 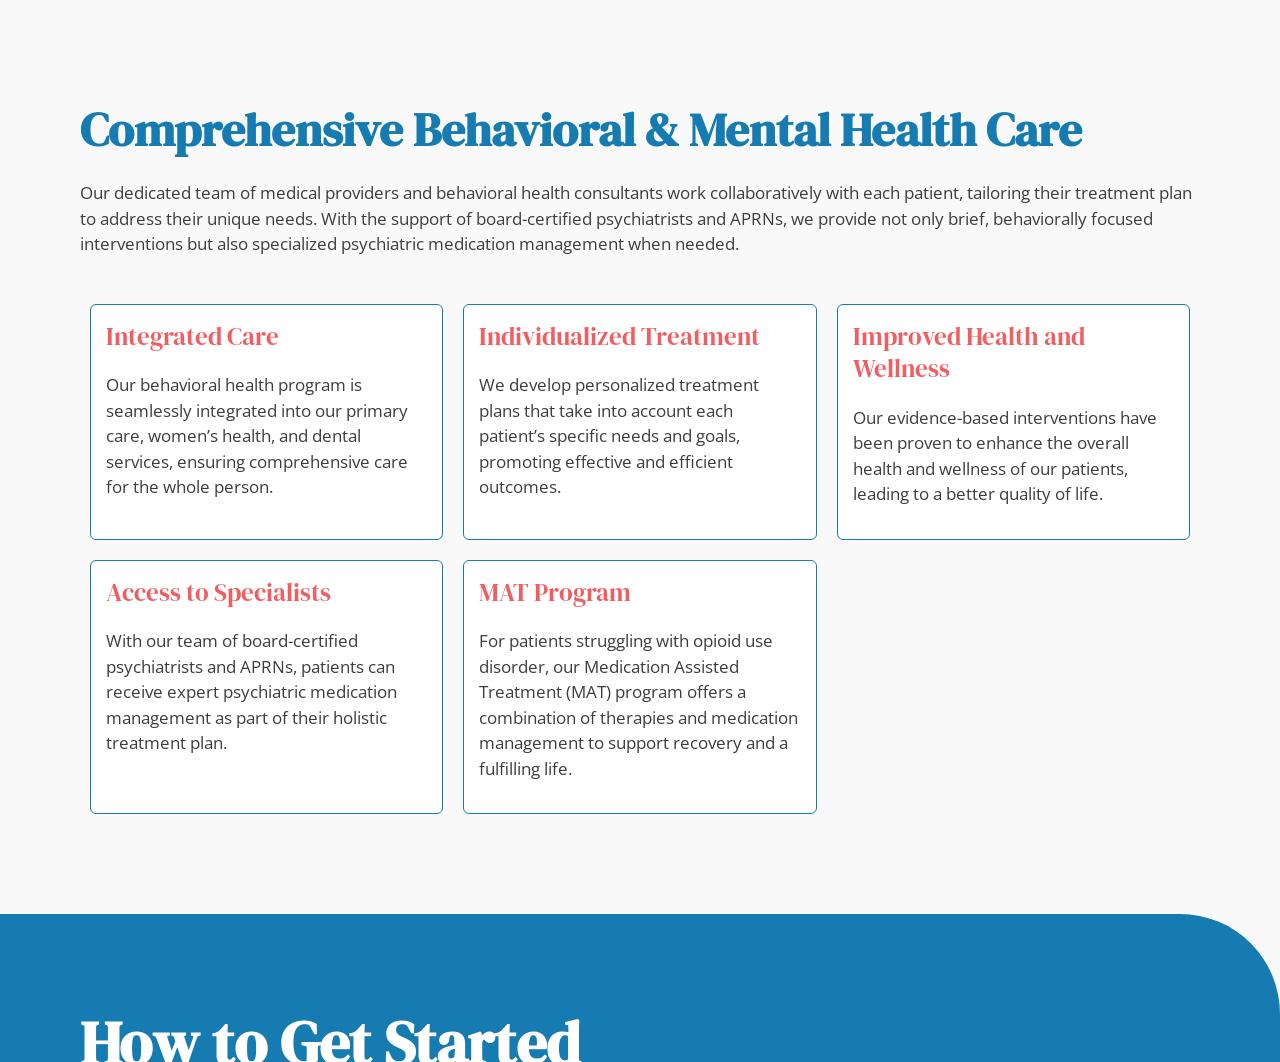 What do you see at coordinates (256, 434) in the screenshot?
I see `'Our behavioral health program is seamlessly integrated into our primary care, women’s health, and dental services, ensuring comprehensive care for the whole person.'` at bounding box center [256, 434].